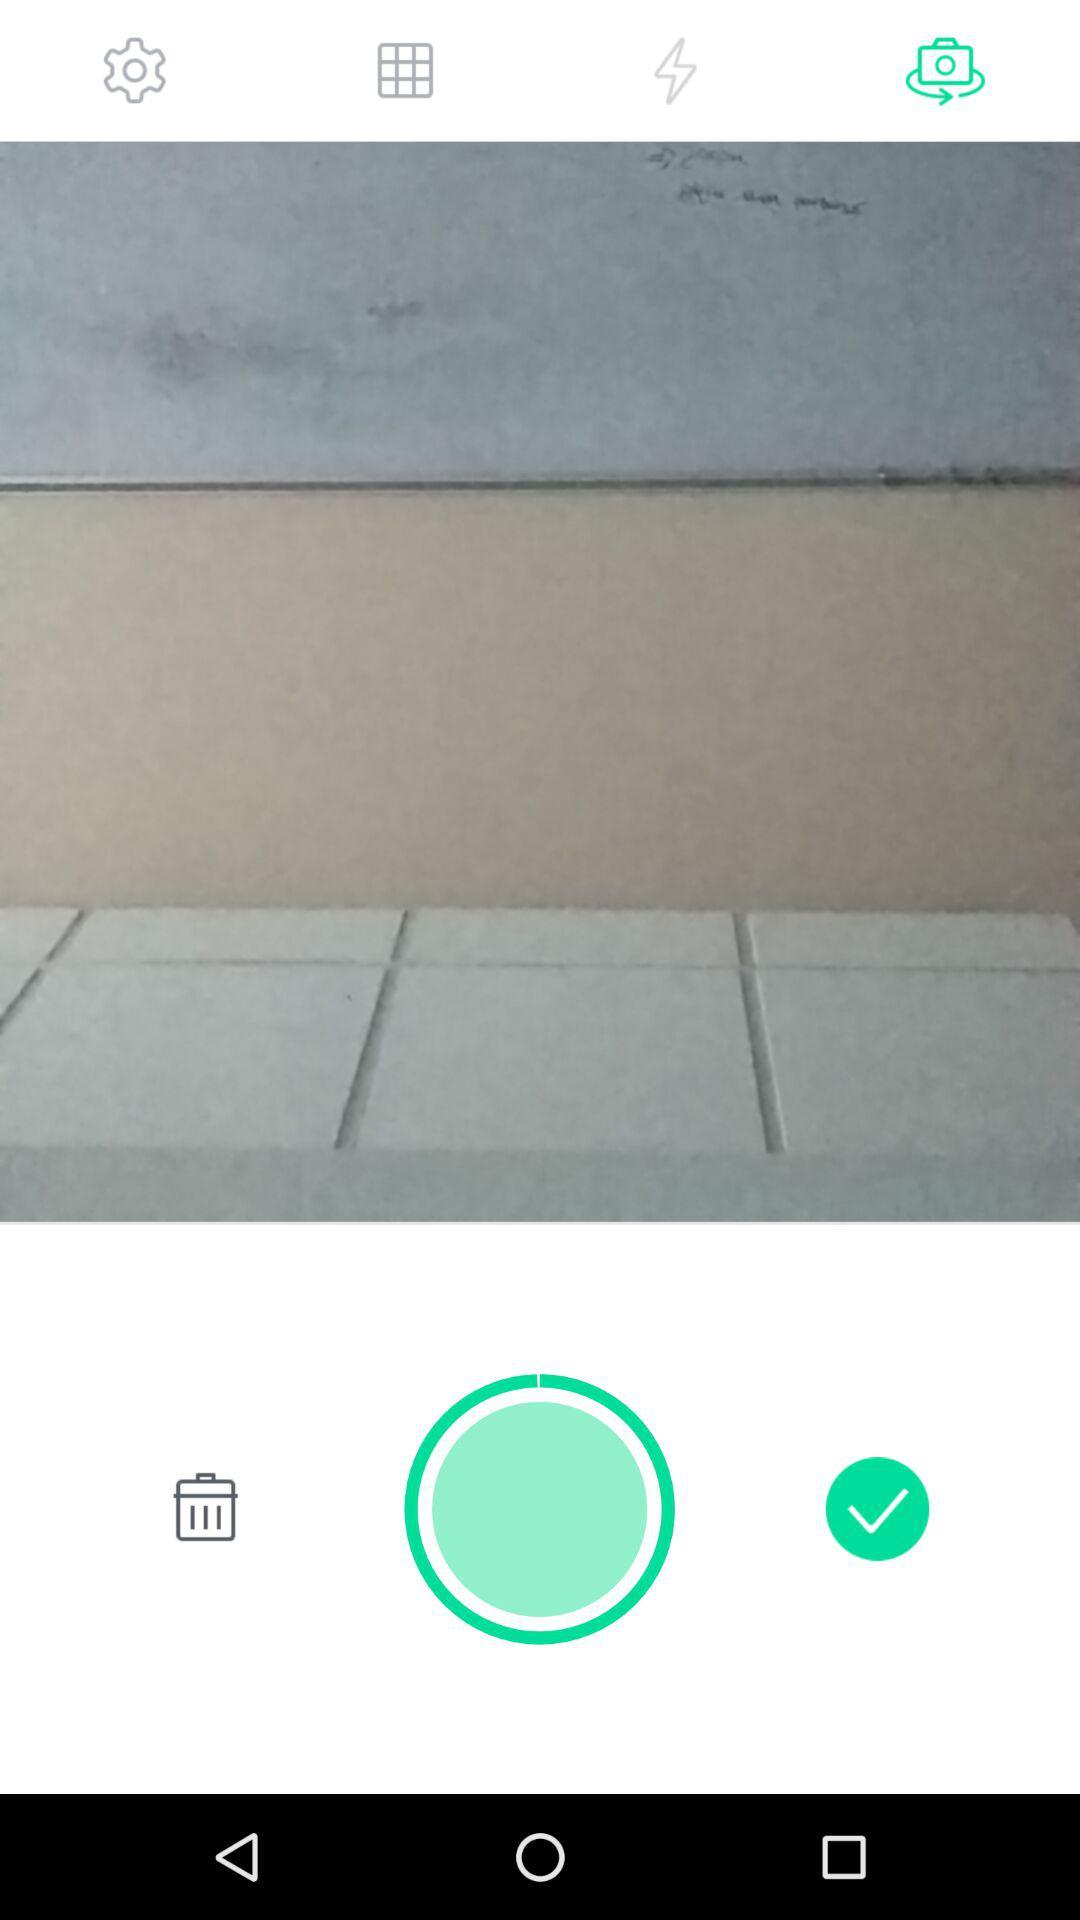 This screenshot has height=1920, width=1080. Describe the element at coordinates (135, 70) in the screenshot. I see `buttons to setting` at that location.